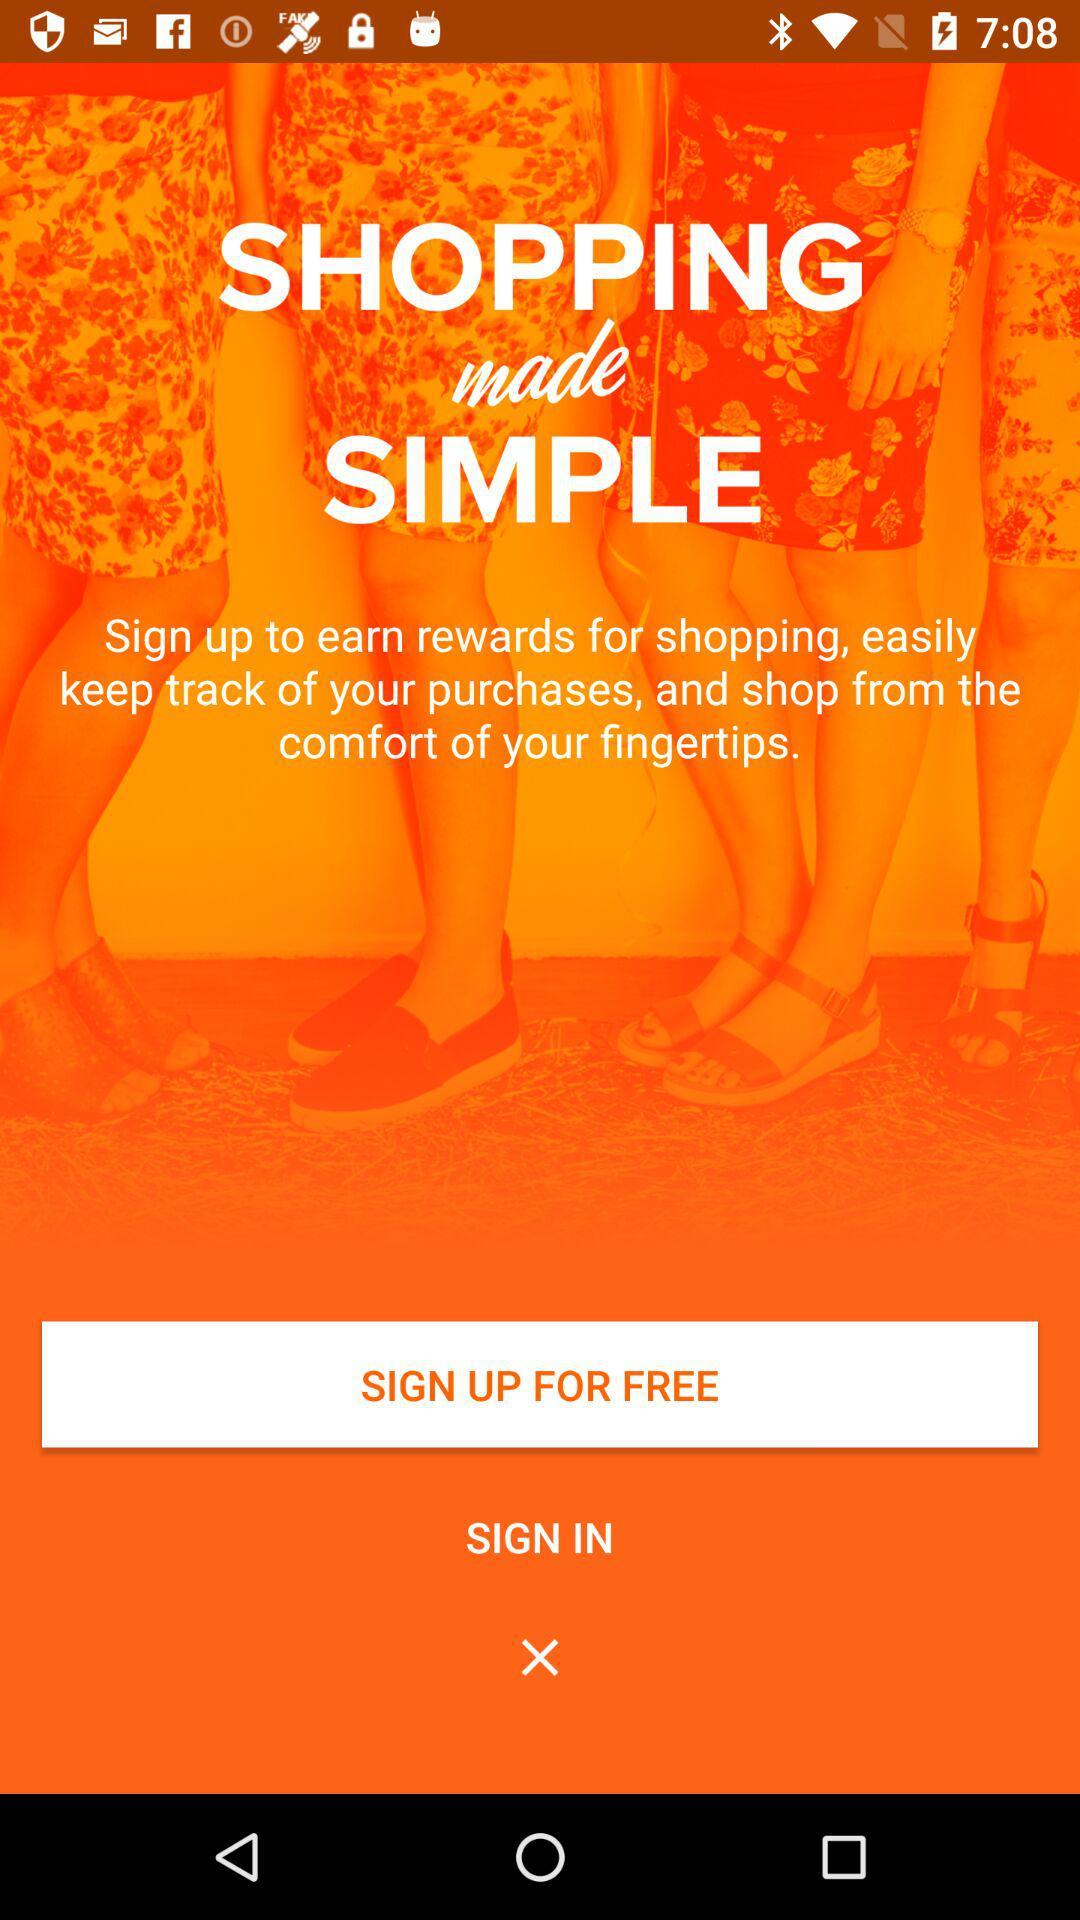  What do you see at coordinates (540, 1657) in the screenshot?
I see `the close icon` at bounding box center [540, 1657].